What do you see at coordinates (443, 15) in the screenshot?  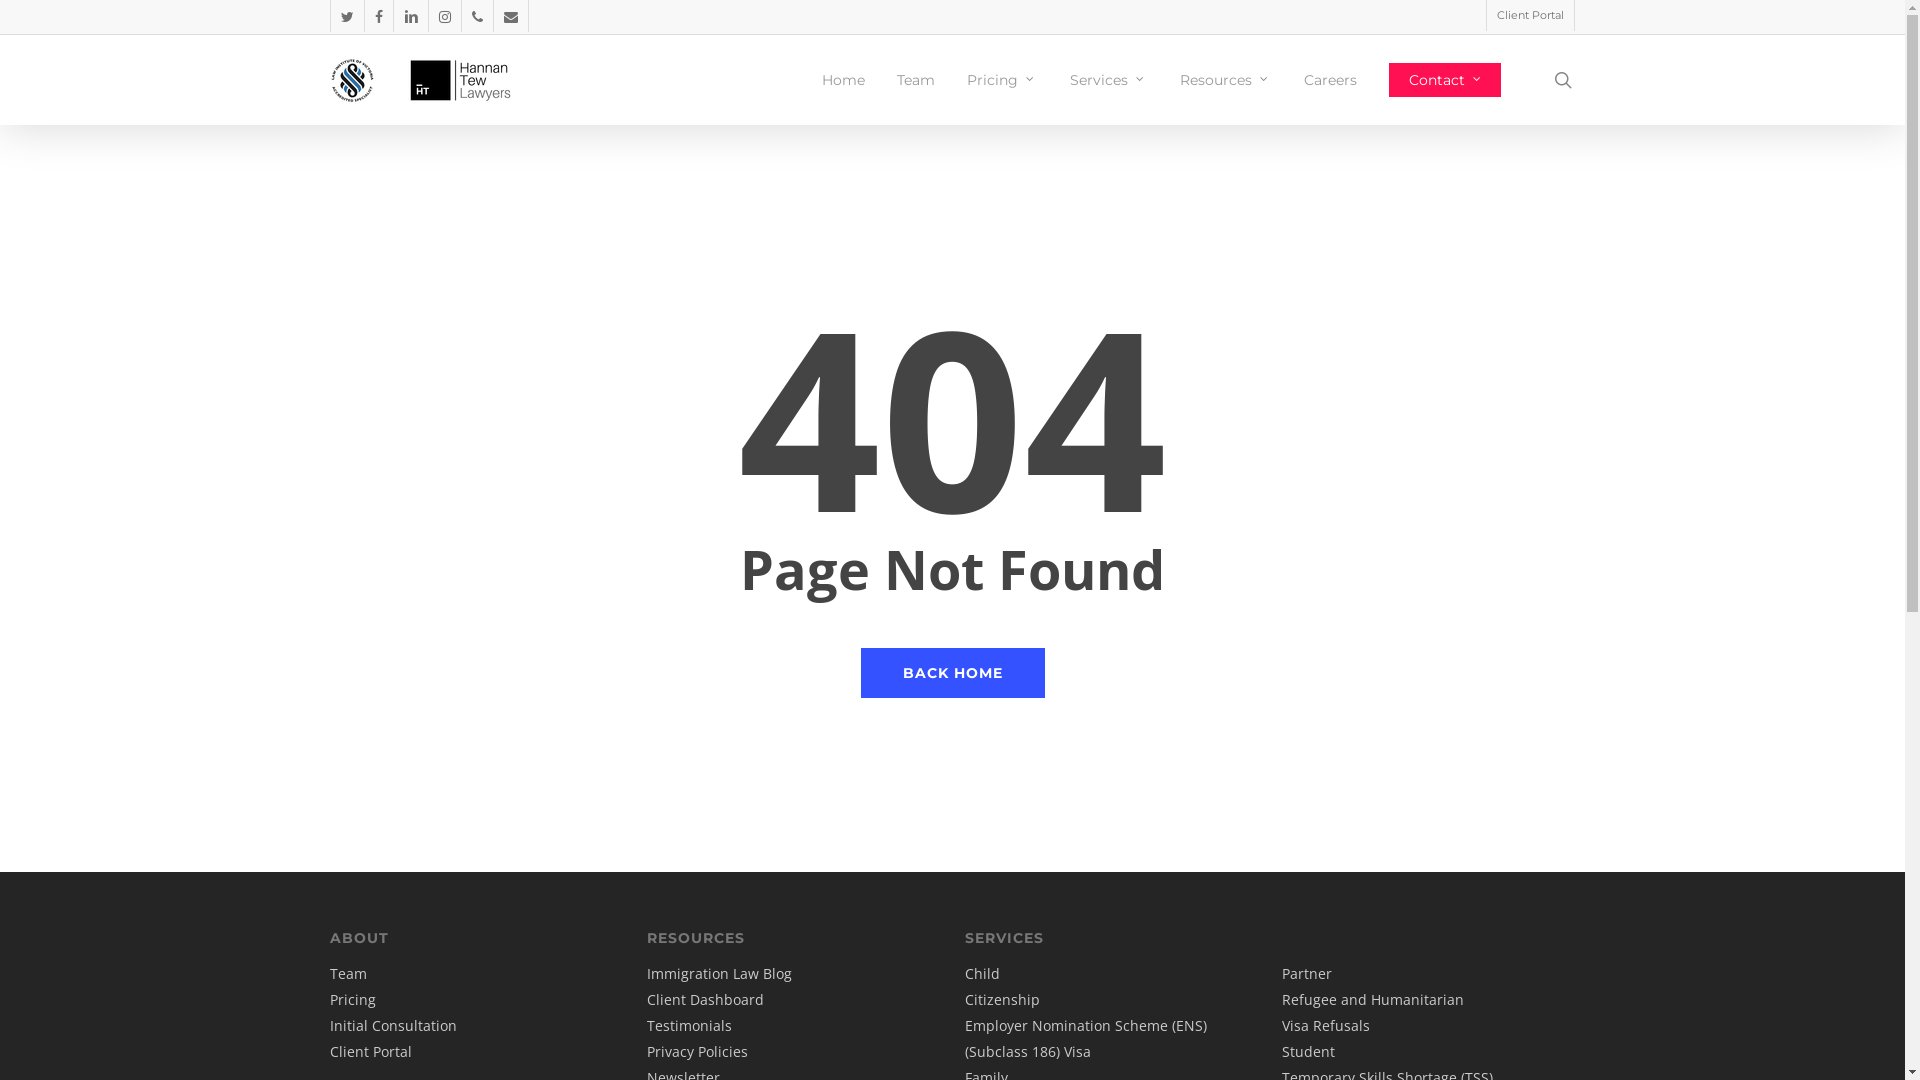 I see `'Instagram'` at bounding box center [443, 15].